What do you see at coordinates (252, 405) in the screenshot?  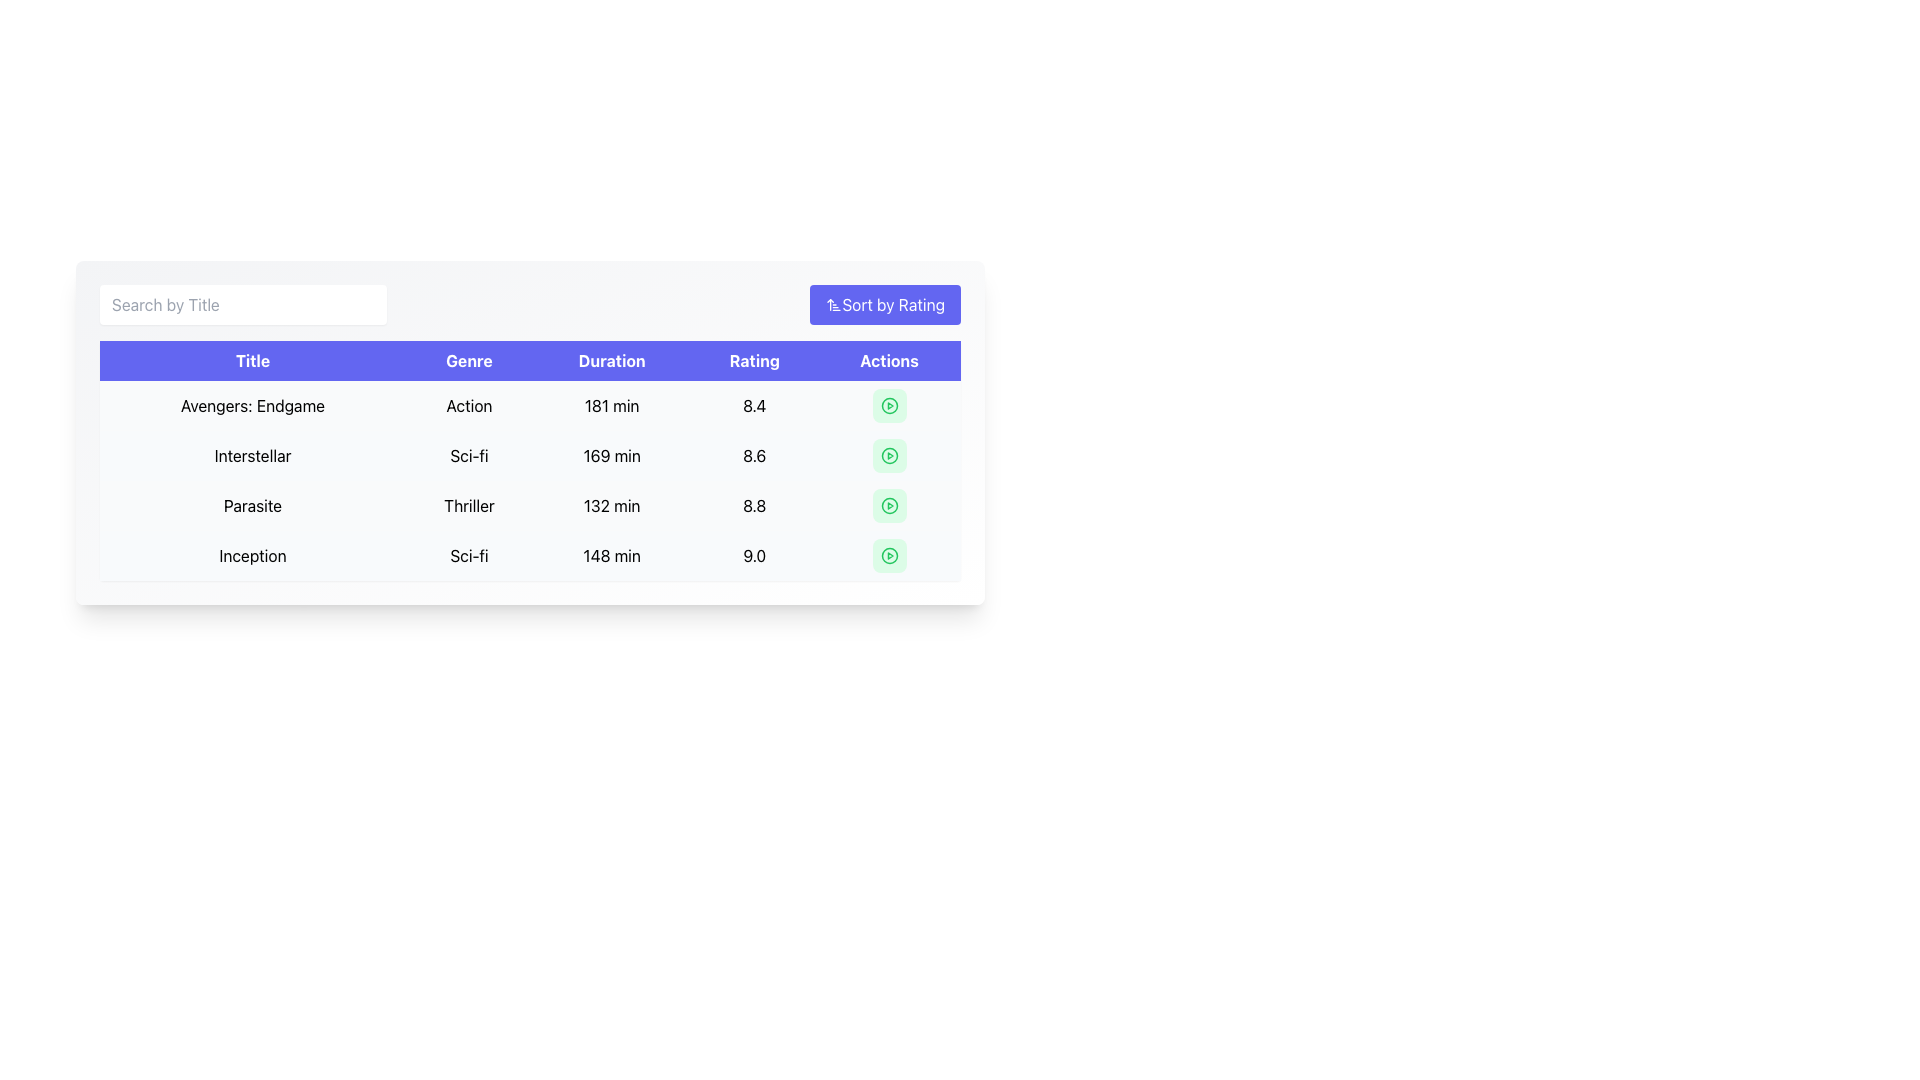 I see `the text label that displays the title 'Avengers: Endgame' in the first row of the table under the 'Title' column` at bounding box center [252, 405].